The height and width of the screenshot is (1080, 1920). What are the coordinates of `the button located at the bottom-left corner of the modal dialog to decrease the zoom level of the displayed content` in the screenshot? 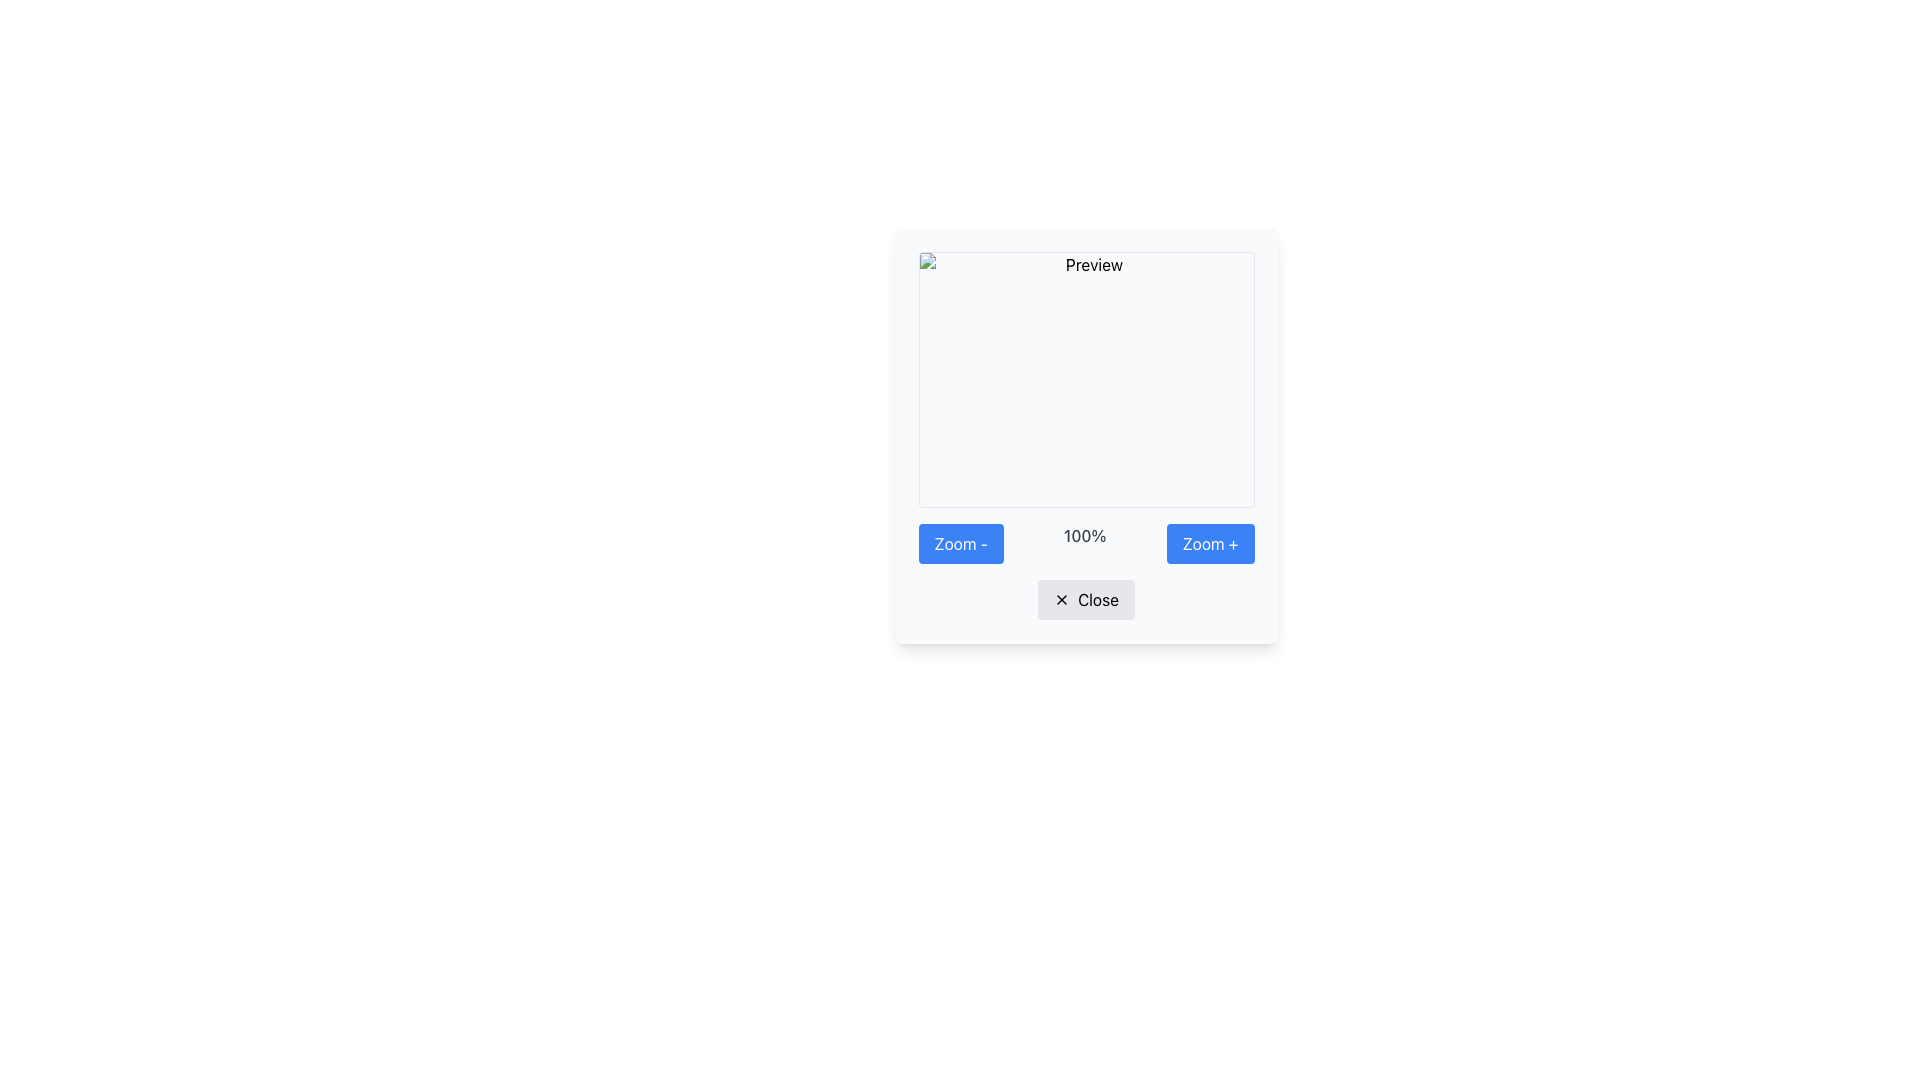 It's located at (961, 543).